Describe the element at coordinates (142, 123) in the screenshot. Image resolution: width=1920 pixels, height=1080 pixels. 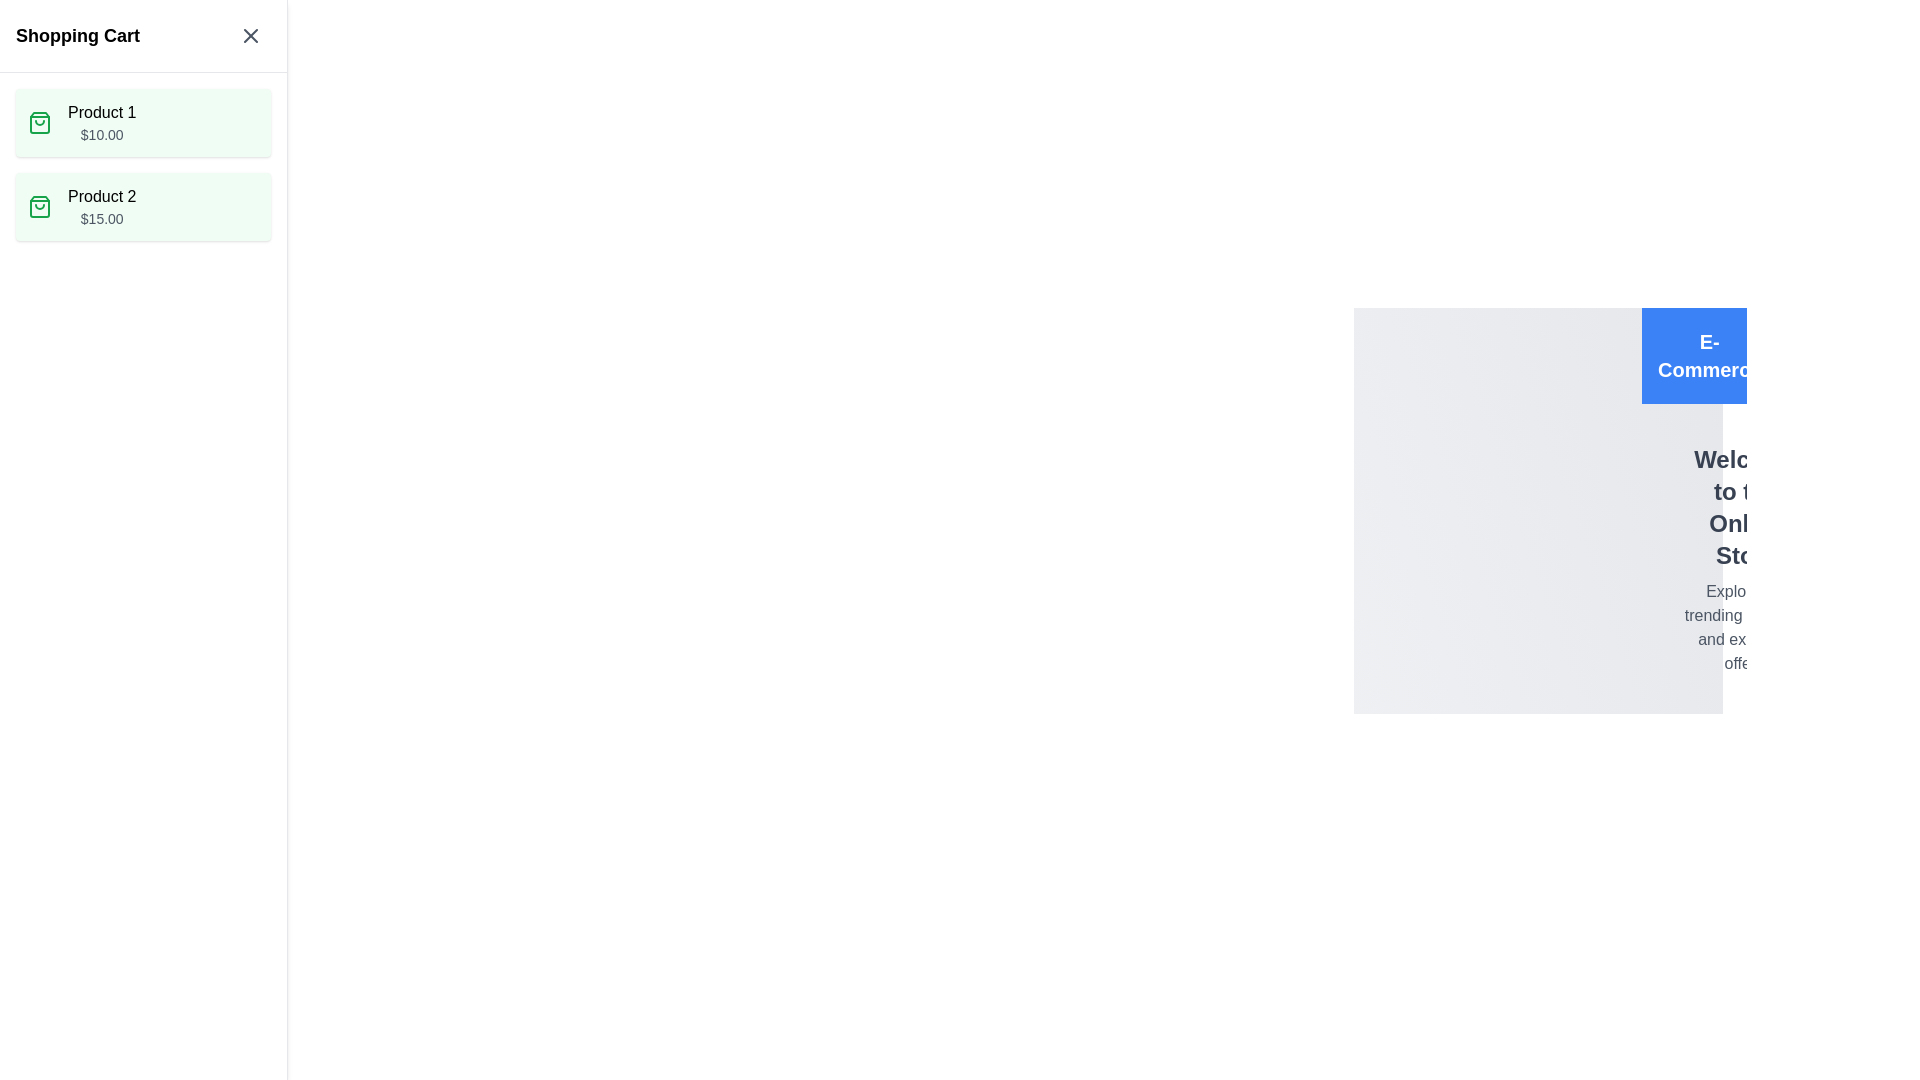
I see `the first list item in the 'Shopping Cart' sidebar, which represents a product and its price, located above 'Product 2'` at that location.